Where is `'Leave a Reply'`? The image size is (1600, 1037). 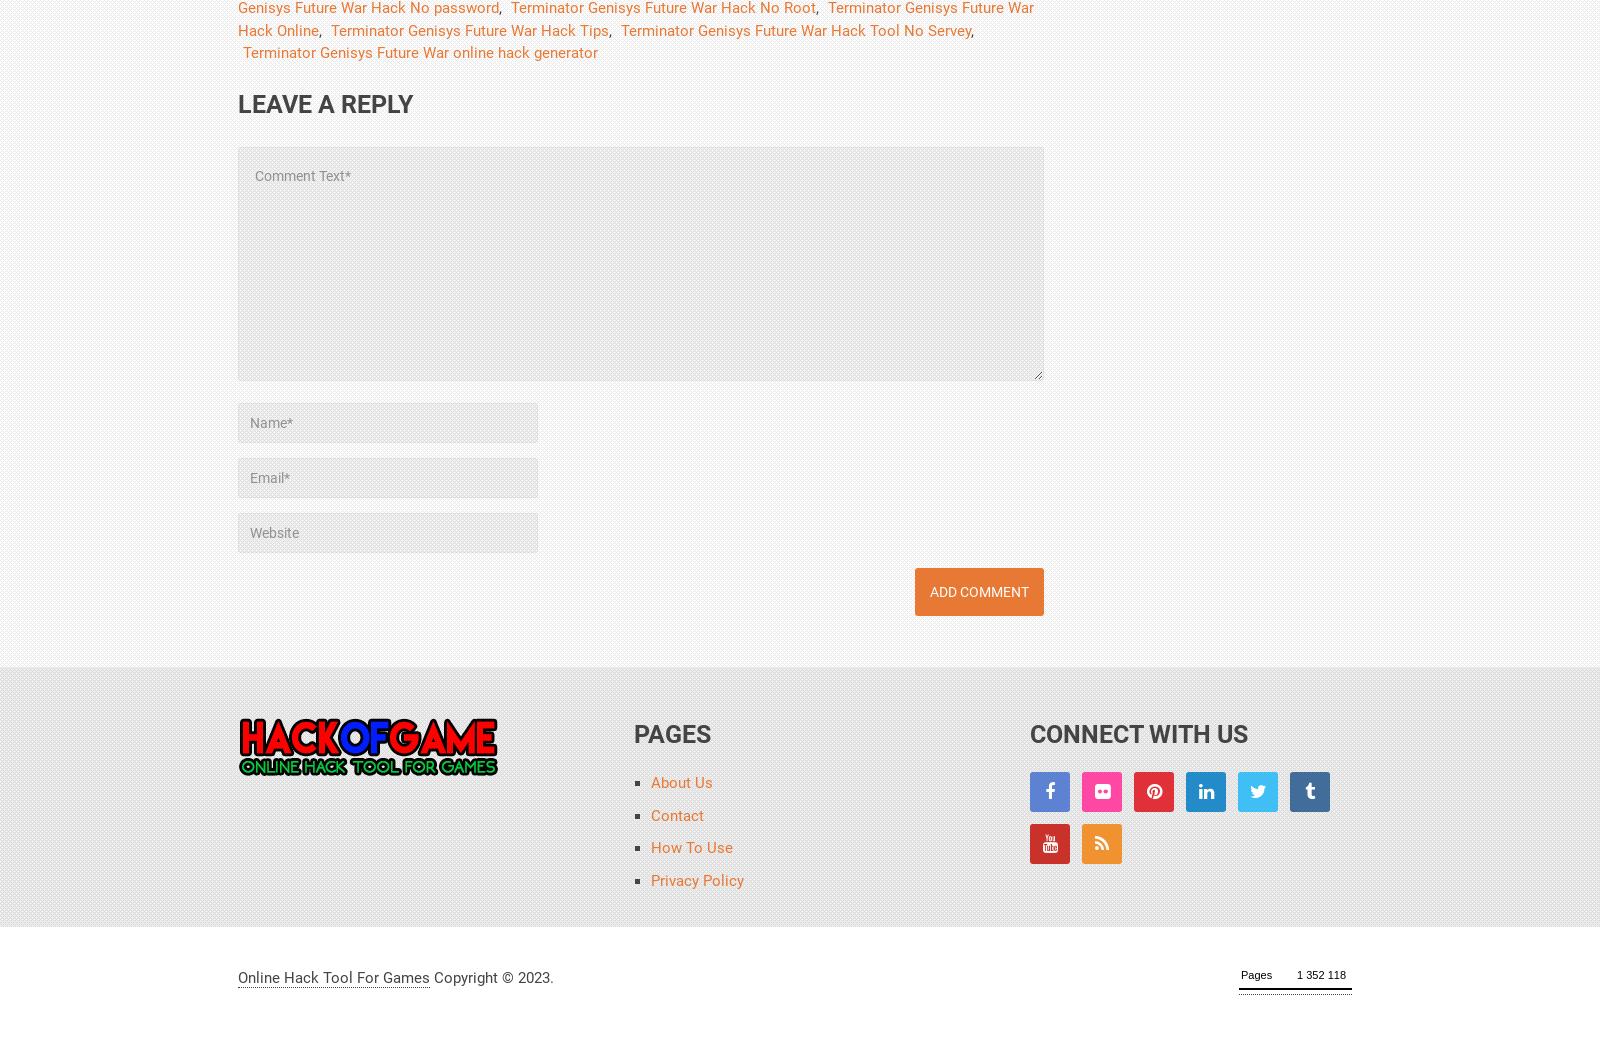
'Leave a Reply' is located at coordinates (325, 102).